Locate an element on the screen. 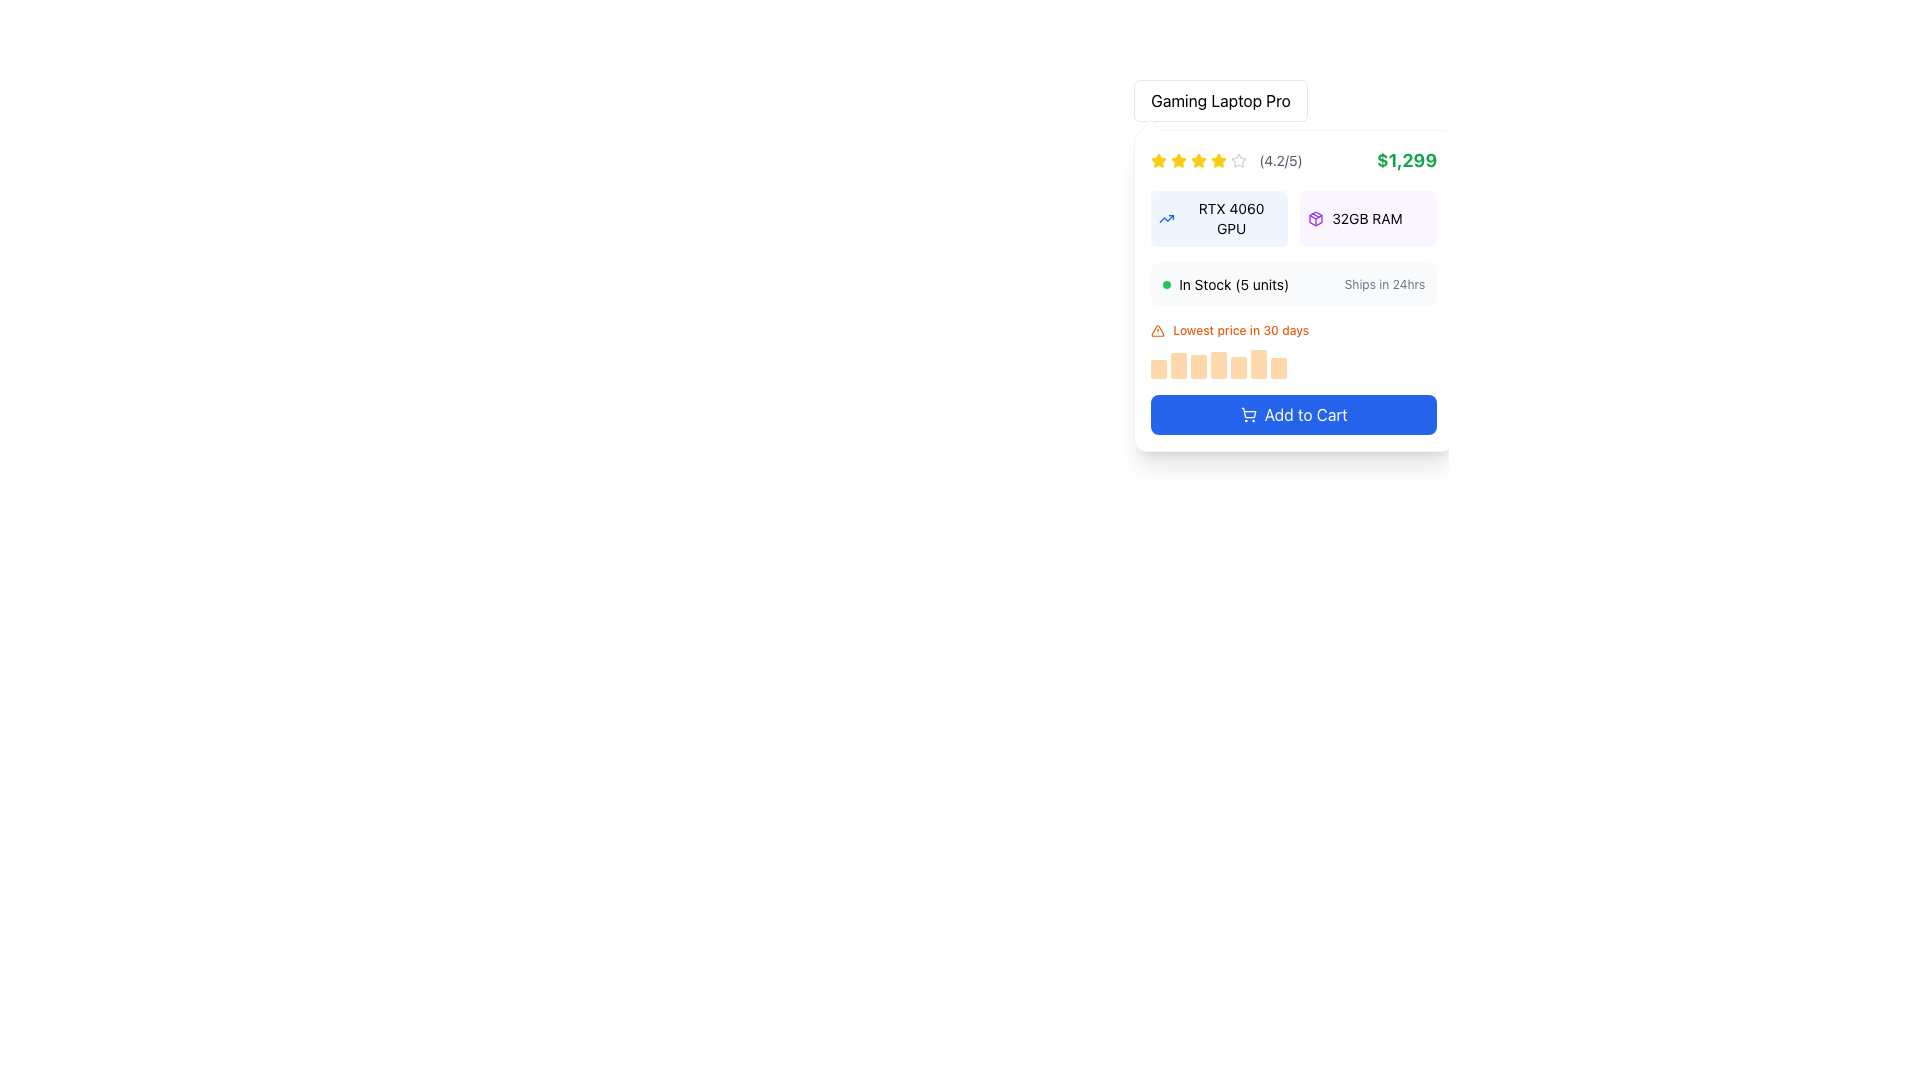  the second bar in a horizontally aligned group of seven orange bars in the bar chart, which is located below the label 'Lowest price in 30 days' and above the button labeled 'Add to Cart' is located at coordinates (1179, 366).